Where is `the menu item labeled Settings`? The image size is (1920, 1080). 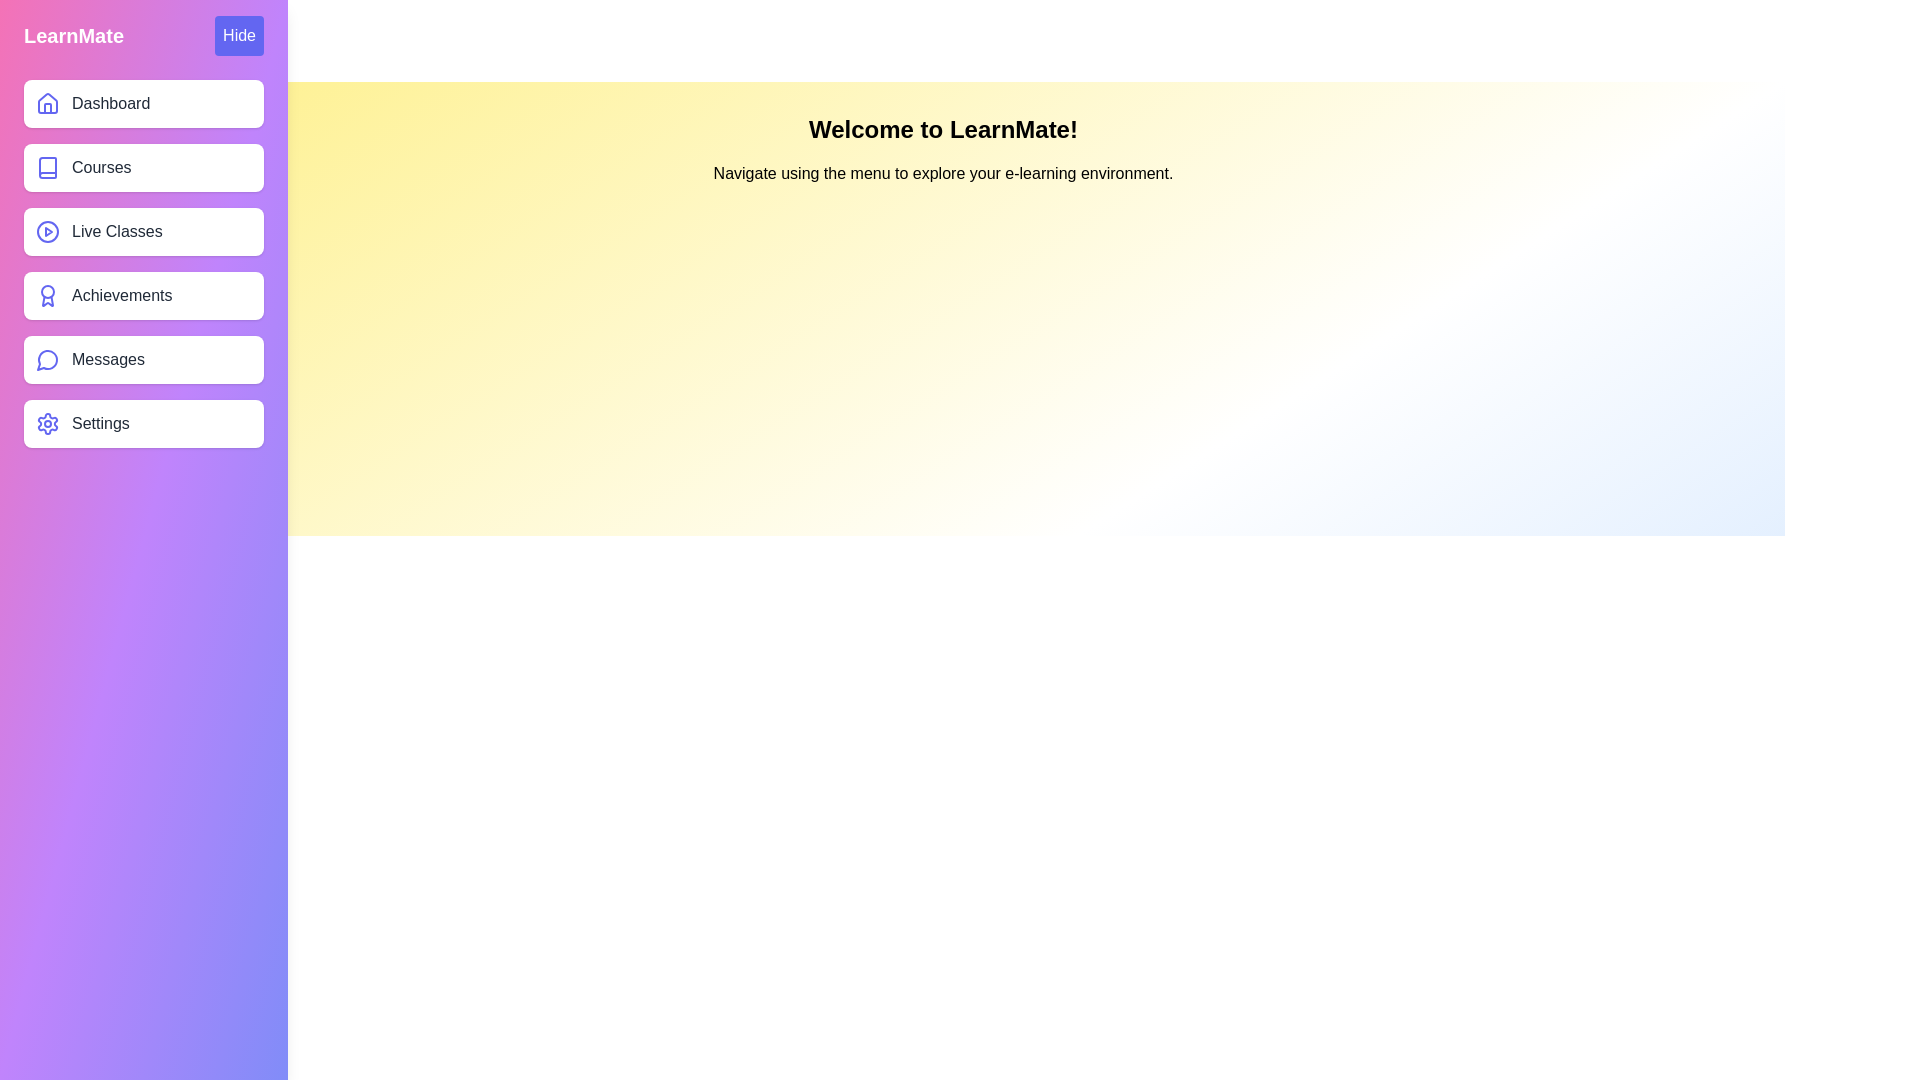
the menu item labeled Settings is located at coordinates (143, 423).